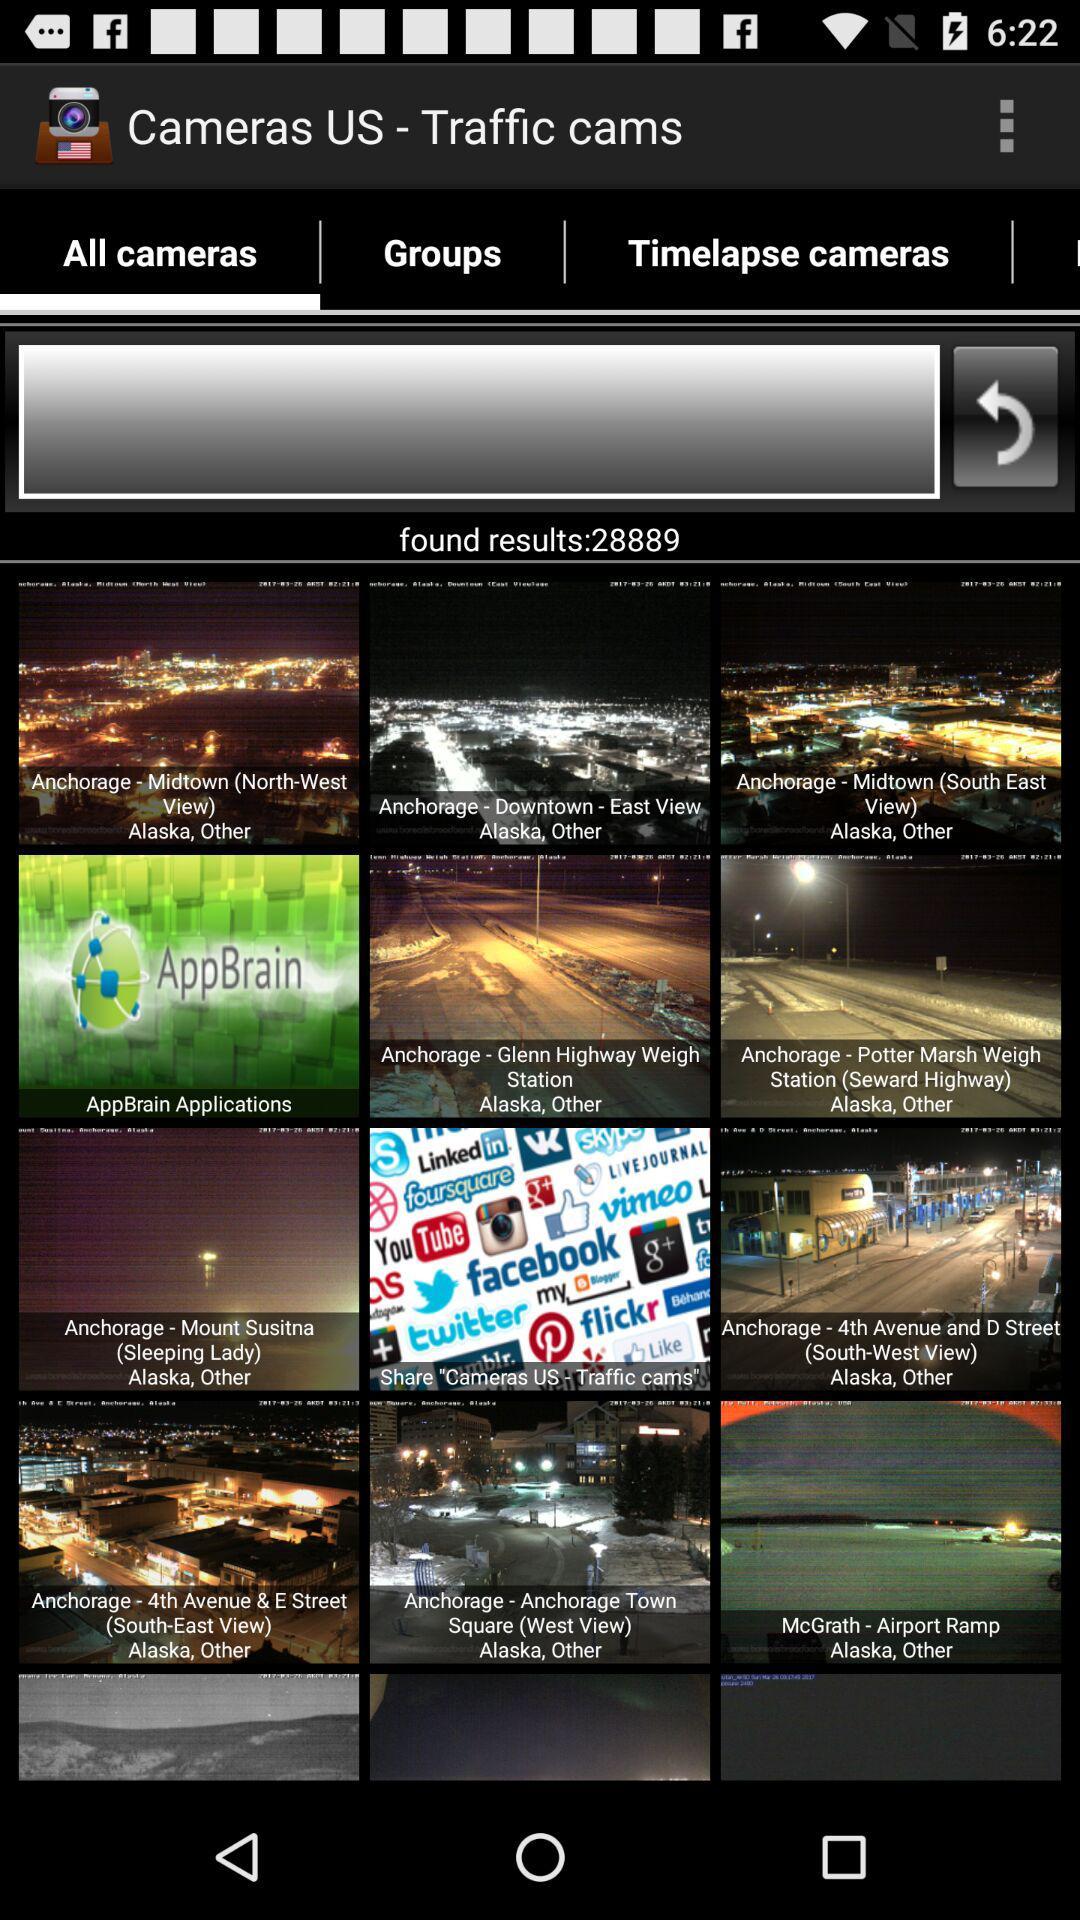 This screenshot has width=1080, height=1920. What do you see at coordinates (787, 251) in the screenshot?
I see `the app next to favorites app` at bounding box center [787, 251].